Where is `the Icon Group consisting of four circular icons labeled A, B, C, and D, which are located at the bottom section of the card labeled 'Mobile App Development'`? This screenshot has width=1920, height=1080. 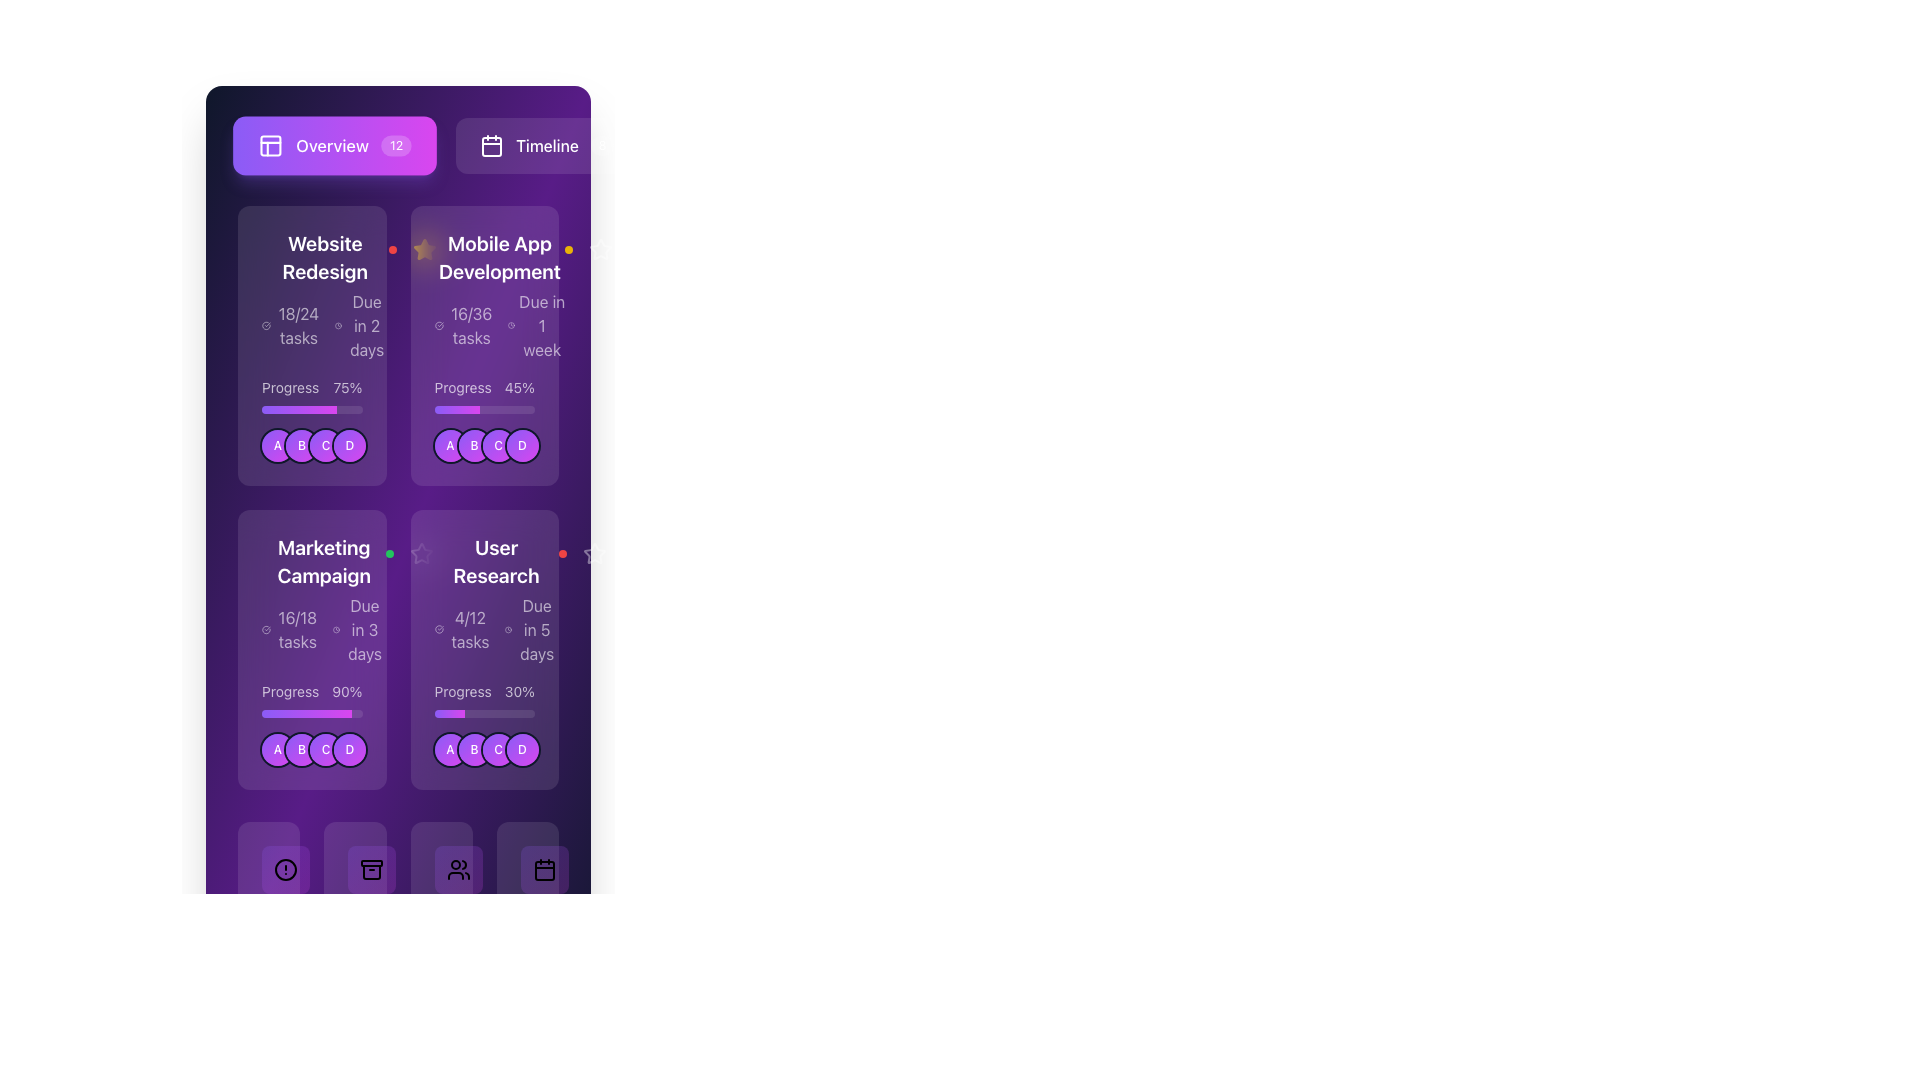
the Icon Group consisting of four circular icons labeled A, B, C, and D, which are located at the bottom section of the card labeled 'Mobile App Development' is located at coordinates (484, 445).